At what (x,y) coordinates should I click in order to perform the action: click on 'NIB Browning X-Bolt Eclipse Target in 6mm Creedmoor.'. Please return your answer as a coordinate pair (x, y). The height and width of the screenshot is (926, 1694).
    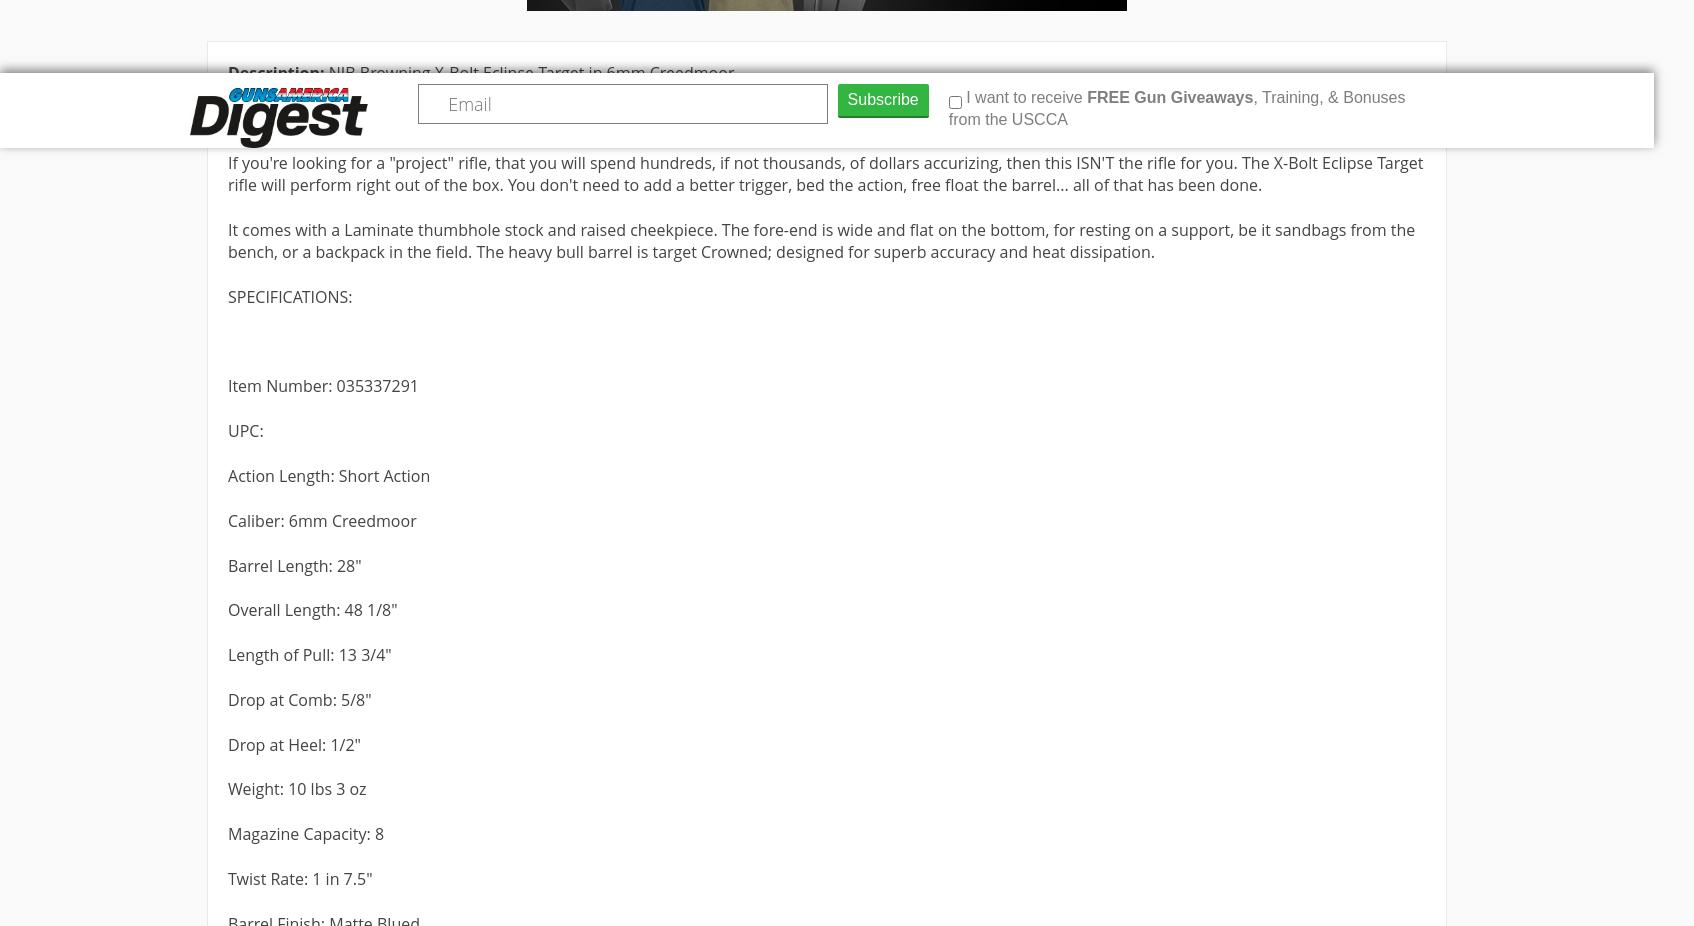
    Looking at the image, I should click on (327, 71).